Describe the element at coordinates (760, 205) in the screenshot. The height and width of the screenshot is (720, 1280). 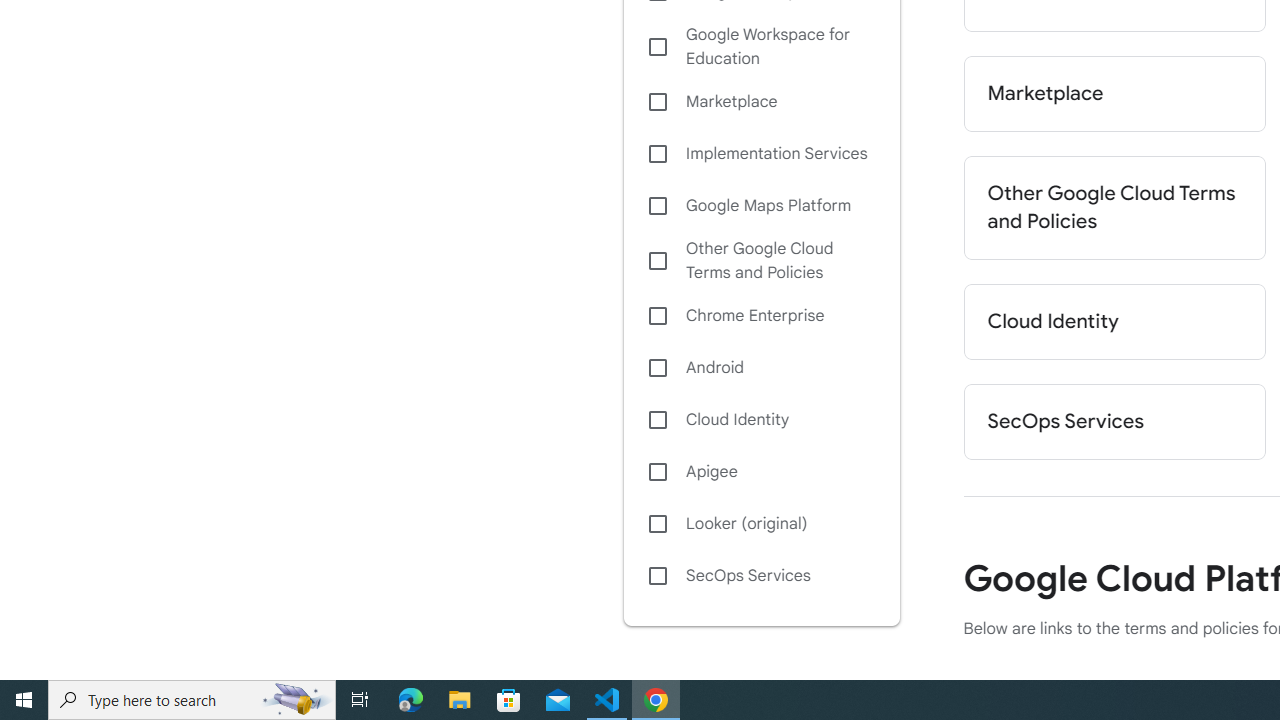
I see `'Google Maps Platform'` at that location.